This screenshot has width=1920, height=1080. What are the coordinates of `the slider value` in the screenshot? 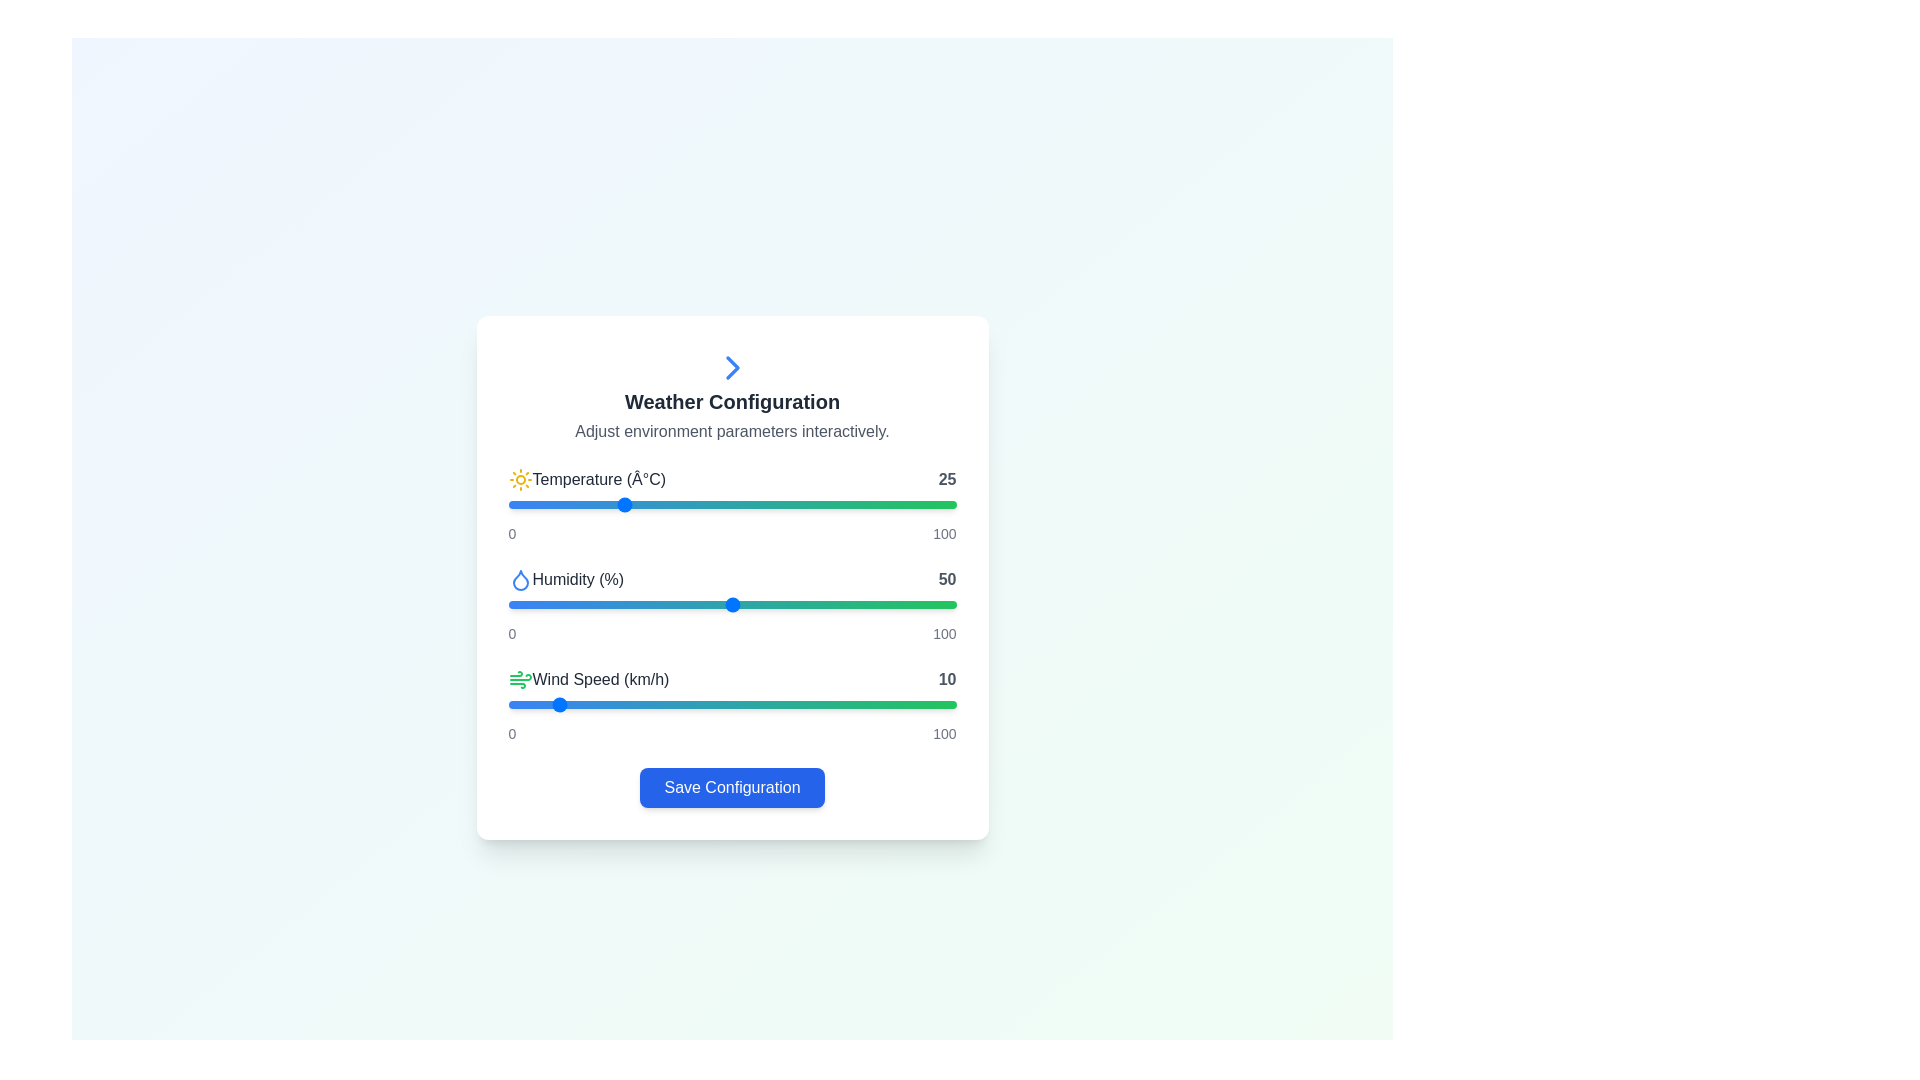 It's located at (548, 604).